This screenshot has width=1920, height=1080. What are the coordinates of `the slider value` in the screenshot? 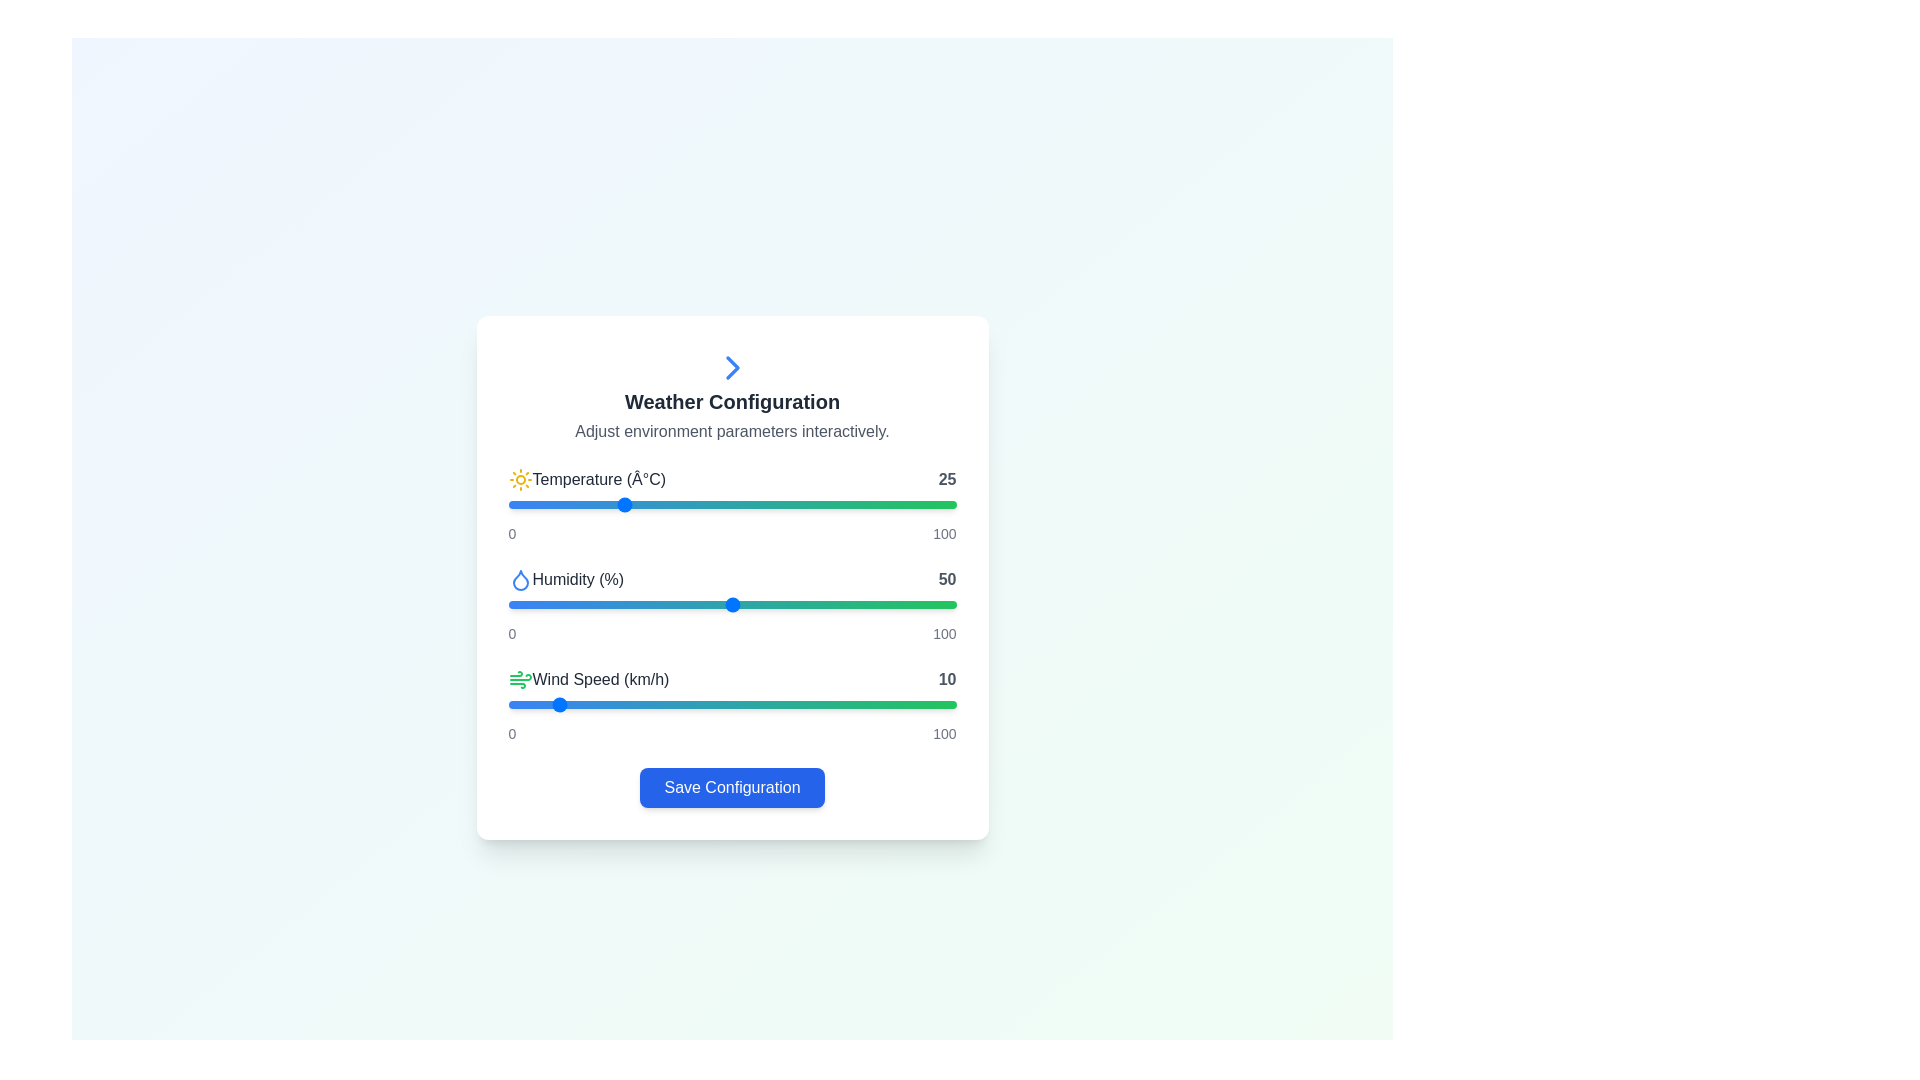 It's located at (548, 604).